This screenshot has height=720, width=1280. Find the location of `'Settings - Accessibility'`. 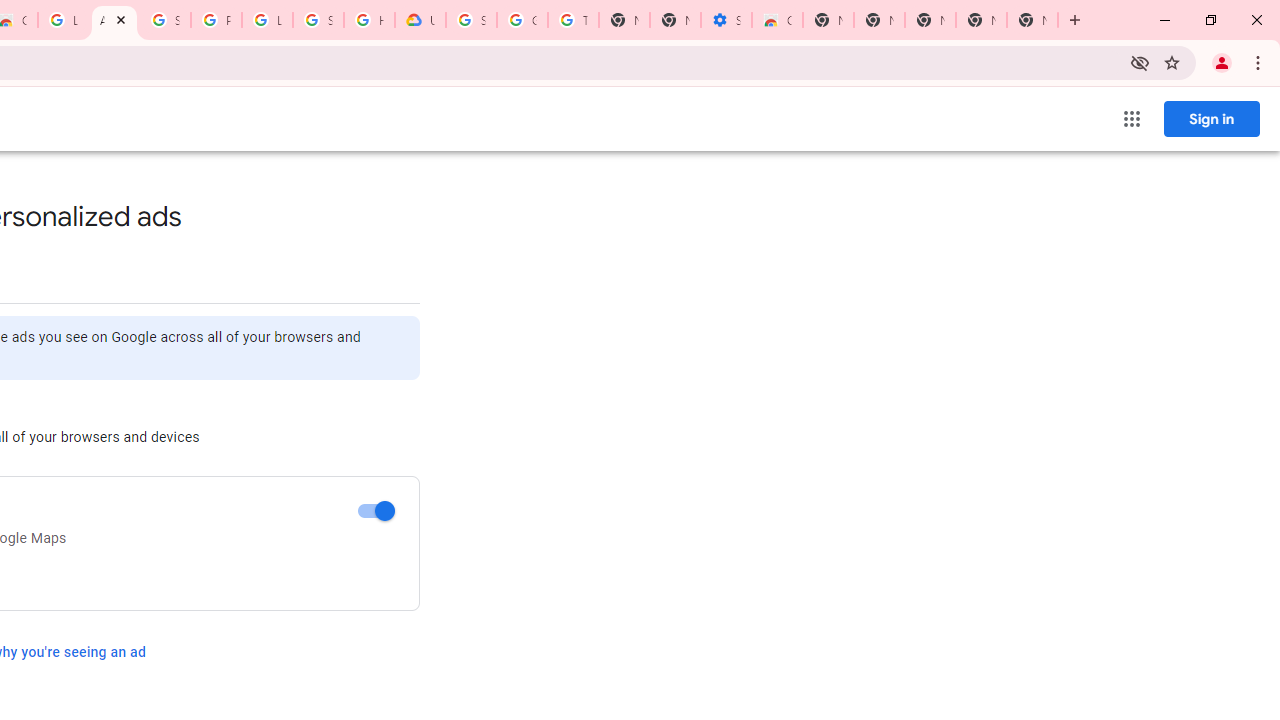

'Settings - Accessibility' is located at coordinates (726, 20).